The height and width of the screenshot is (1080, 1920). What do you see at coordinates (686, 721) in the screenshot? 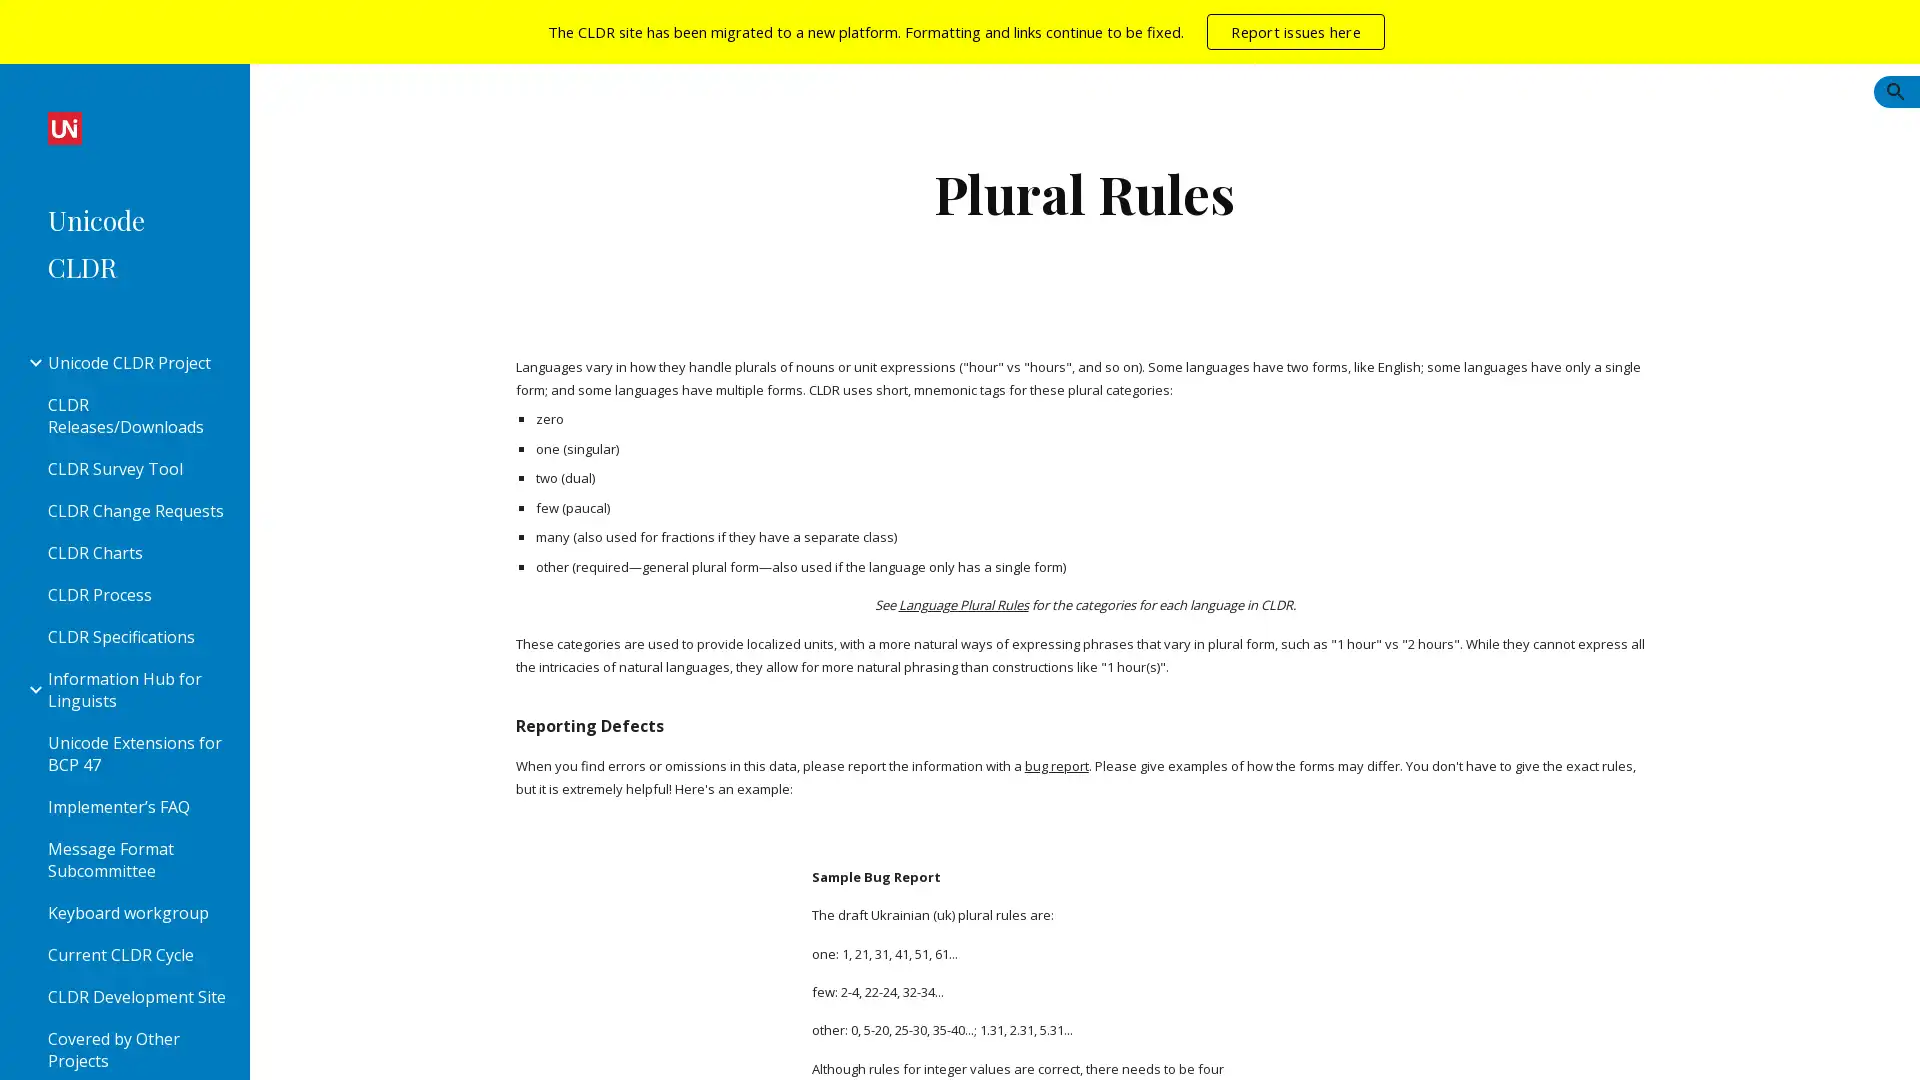
I see `Copy heading link` at bounding box center [686, 721].